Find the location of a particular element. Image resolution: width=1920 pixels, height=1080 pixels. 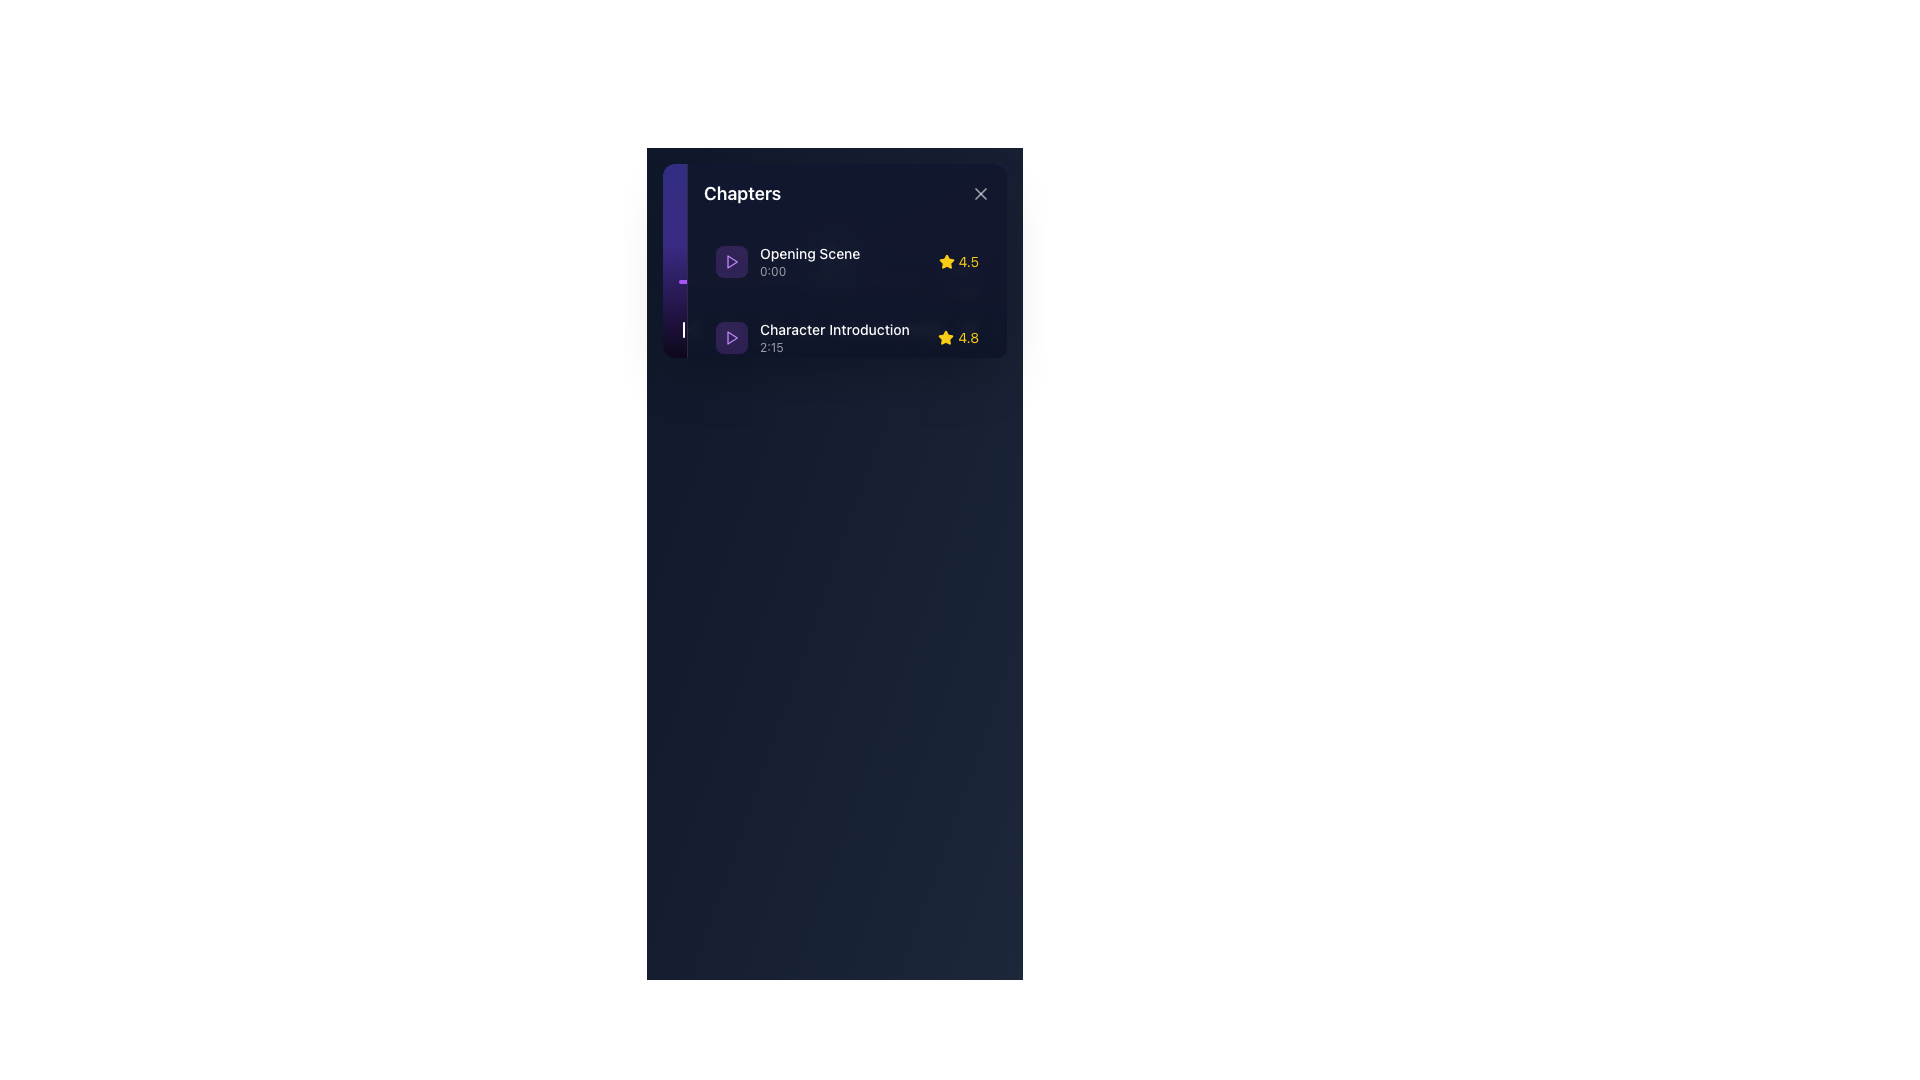

the static text label that serves as the title of the first chapter in the list, located above the timestamp '0:00' is located at coordinates (810, 253).